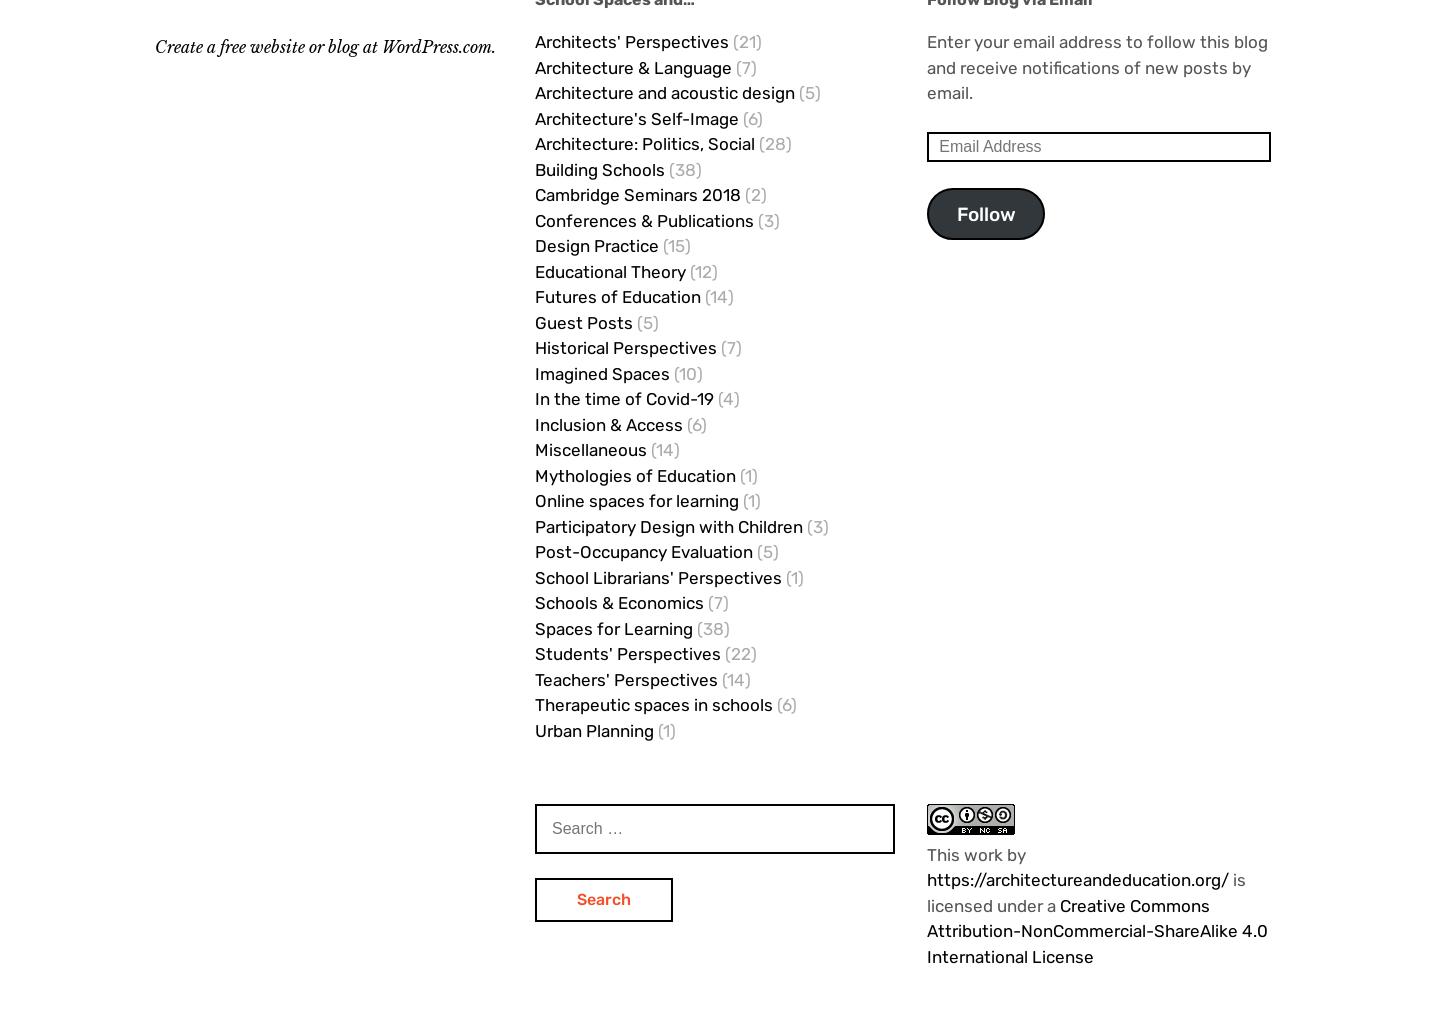 The image size is (1450, 1029). I want to click on 'Building Schools', so click(600, 168).